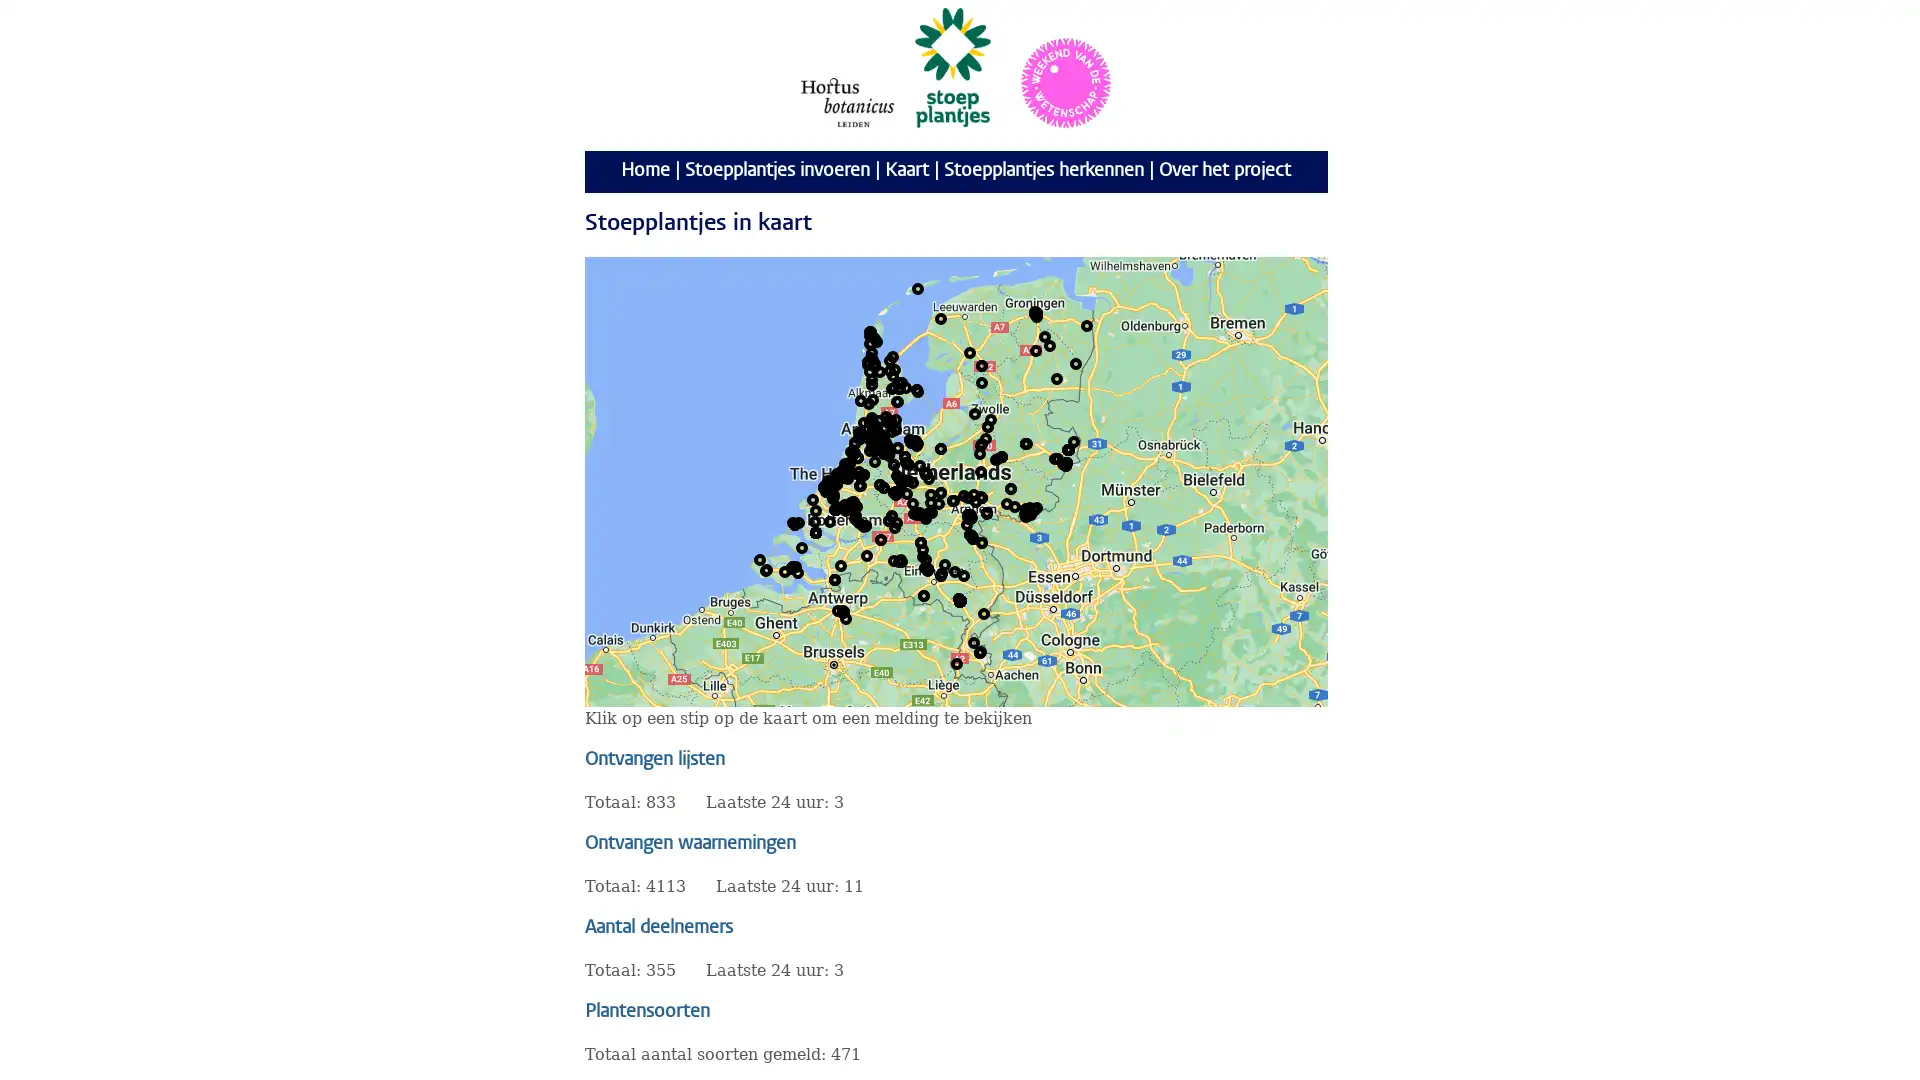 This screenshot has width=1920, height=1080. Describe the element at coordinates (873, 398) in the screenshot. I see `Telling van op 06 april 2022` at that location.